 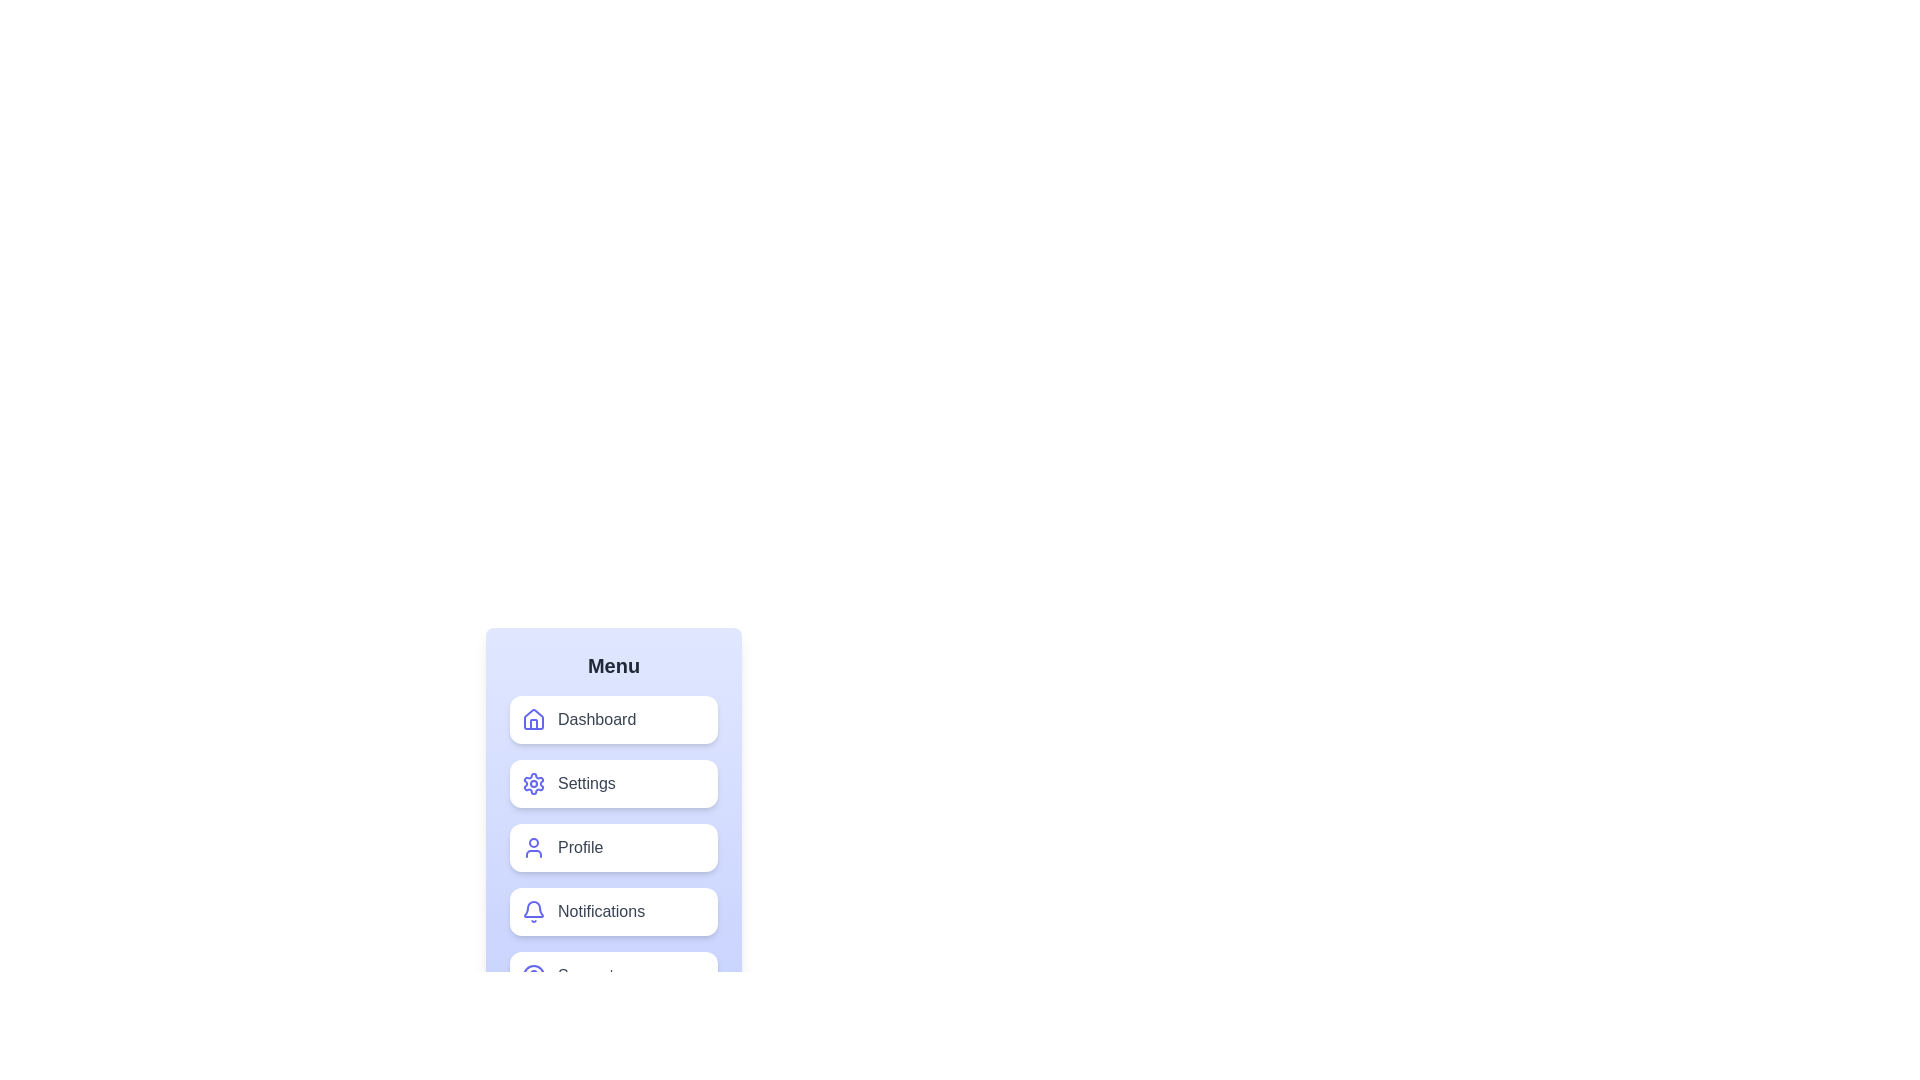 What do you see at coordinates (533, 720) in the screenshot?
I see `the 'Dashboard' icon located to the left of the 'Dashboard' button in the vertical menu under the 'Menu' header` at bounding box center [533, 720].